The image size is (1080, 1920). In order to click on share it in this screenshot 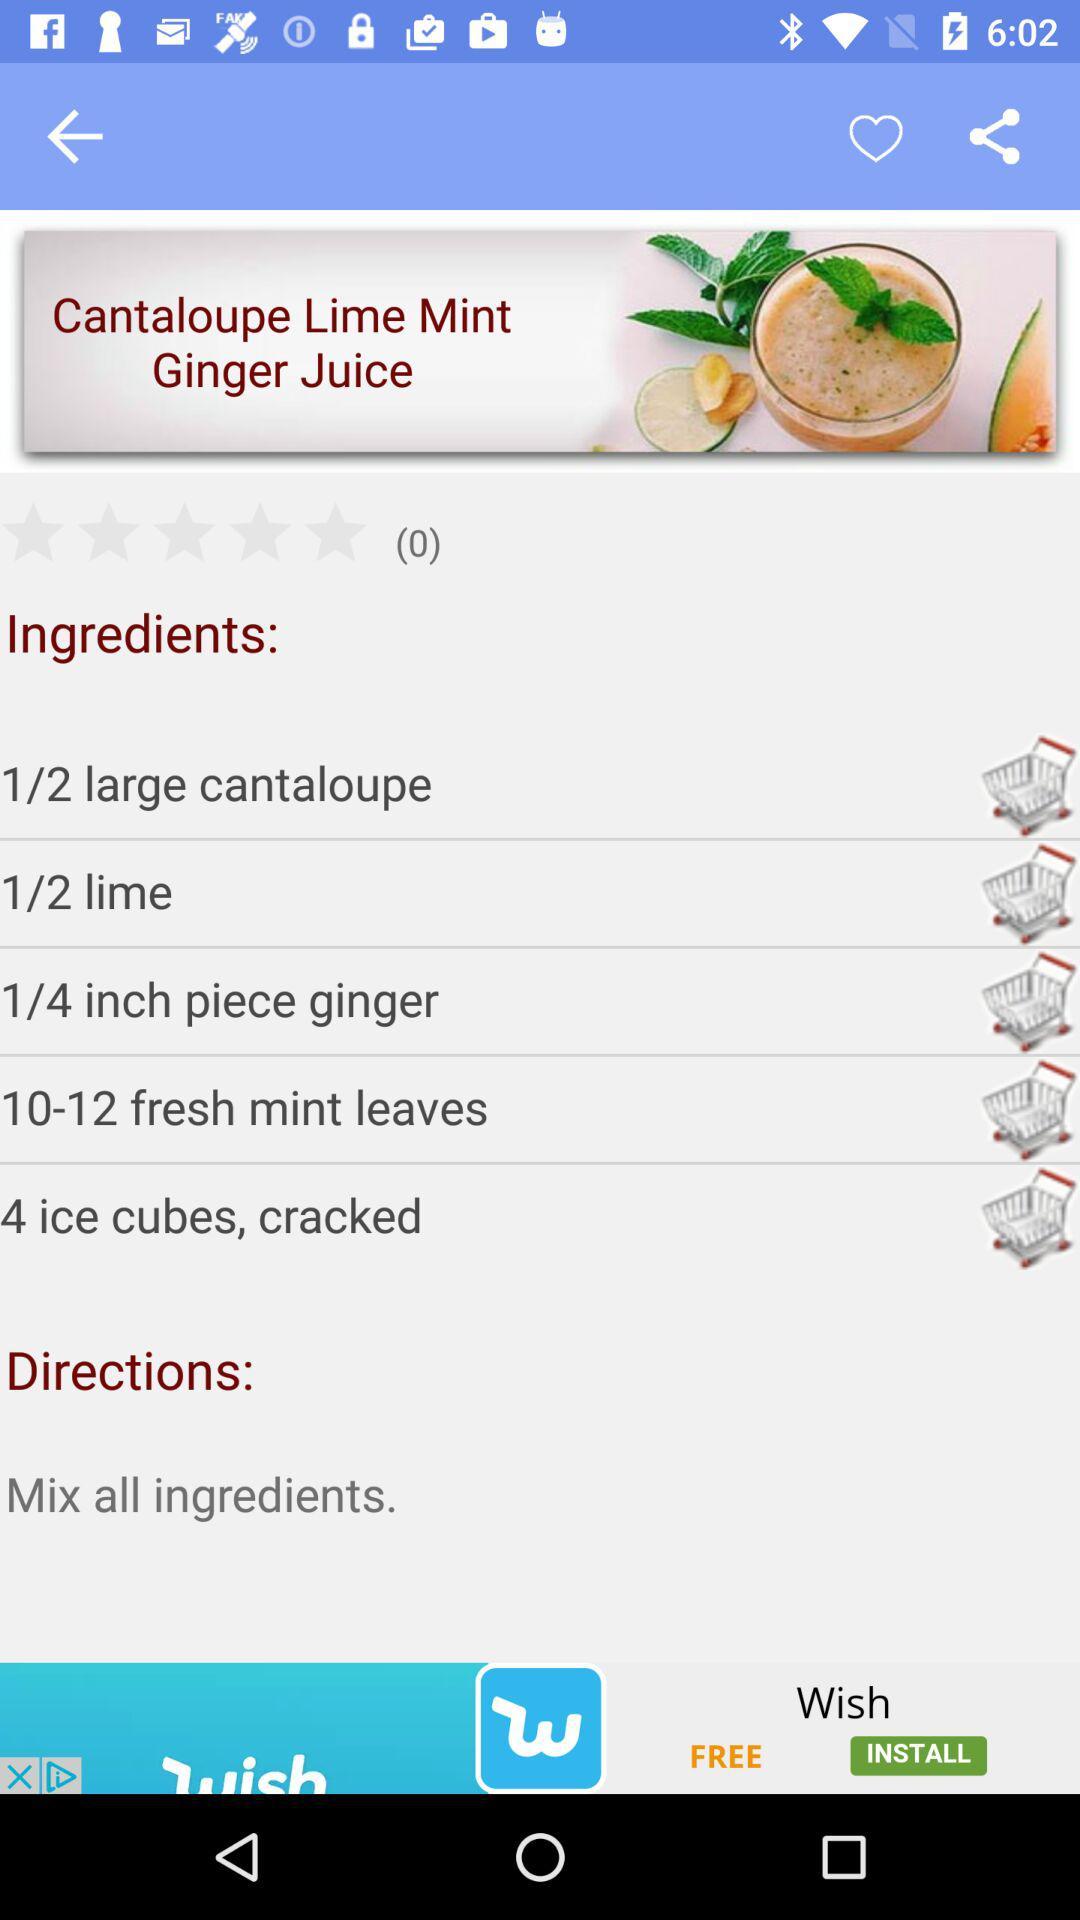, I will do `click(994, 135)`.